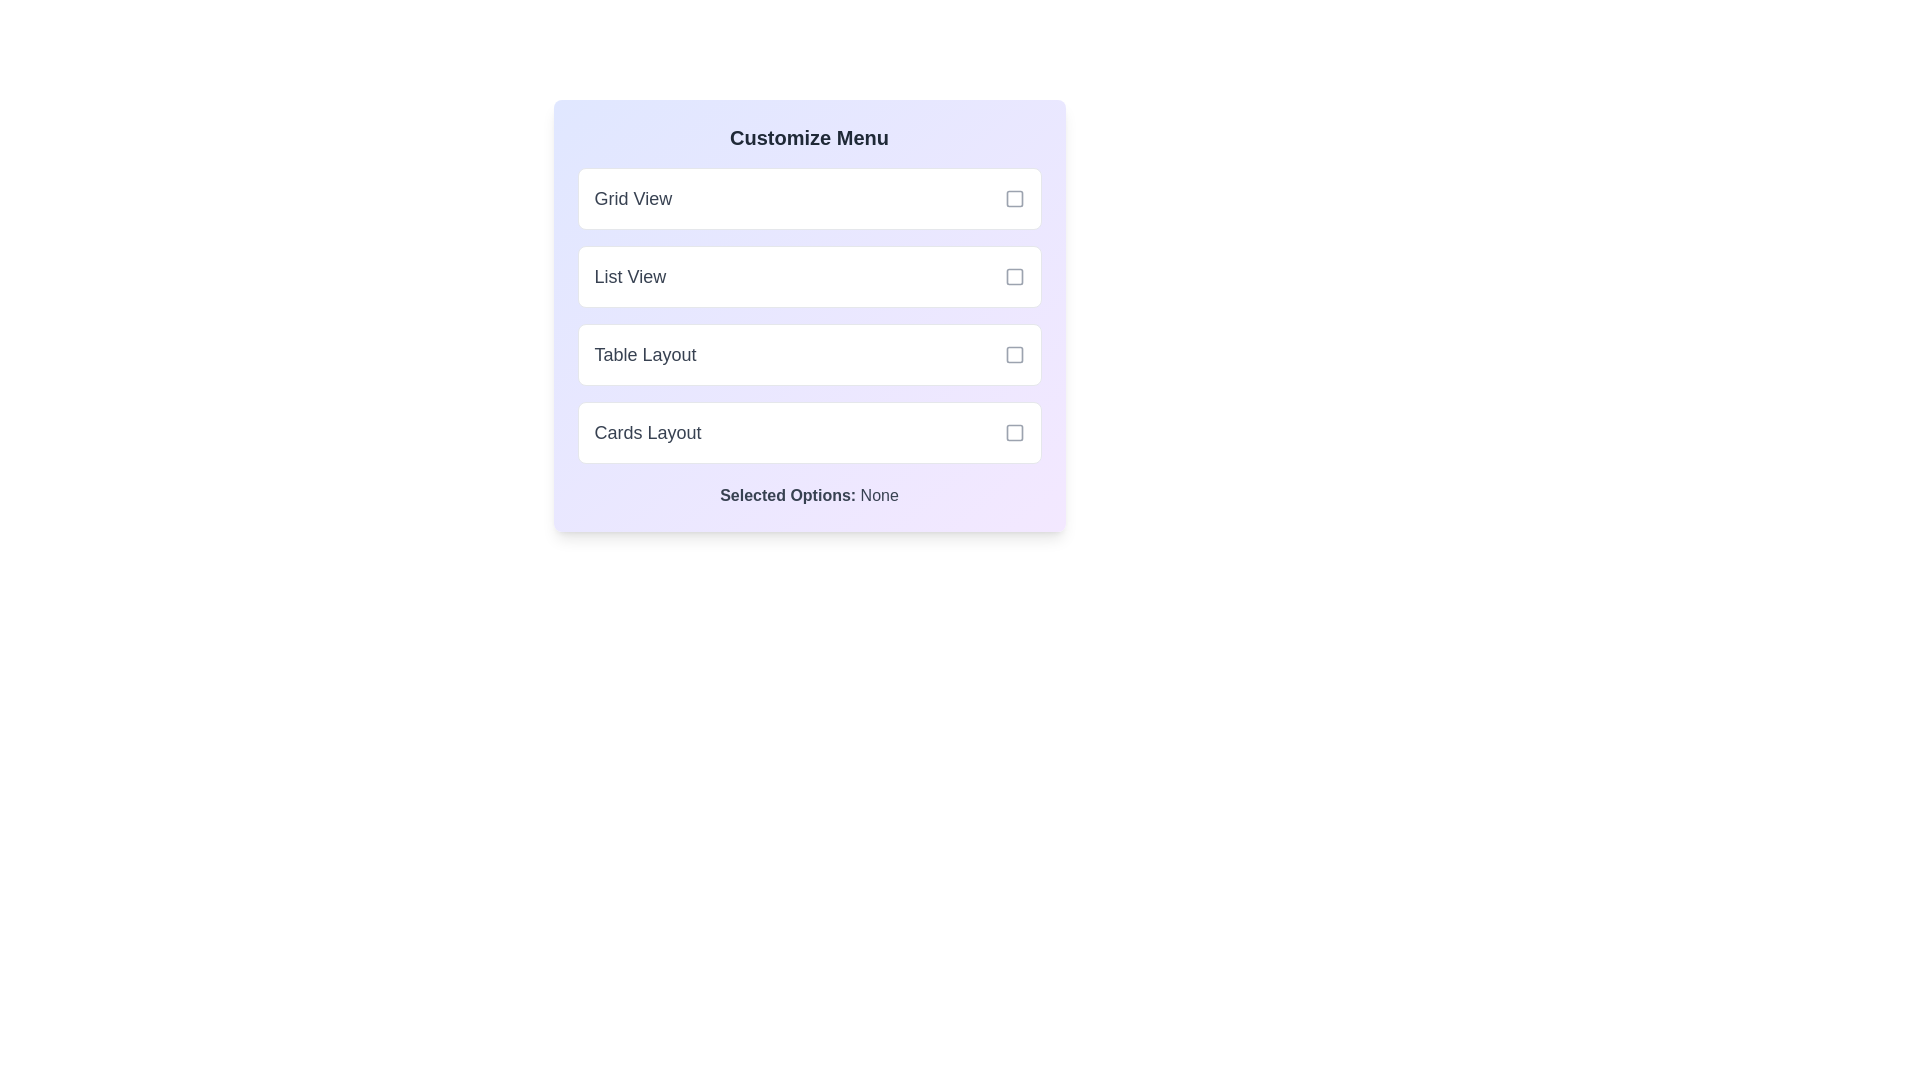 This screenshot has width=1920, height=1080. What do you see at coordinates (1014, 353) in the screenshot?
I see `the Checkbox element located to the right of the 'Table Layout' label for interaction feedback` at bounding box center [1014, 353].